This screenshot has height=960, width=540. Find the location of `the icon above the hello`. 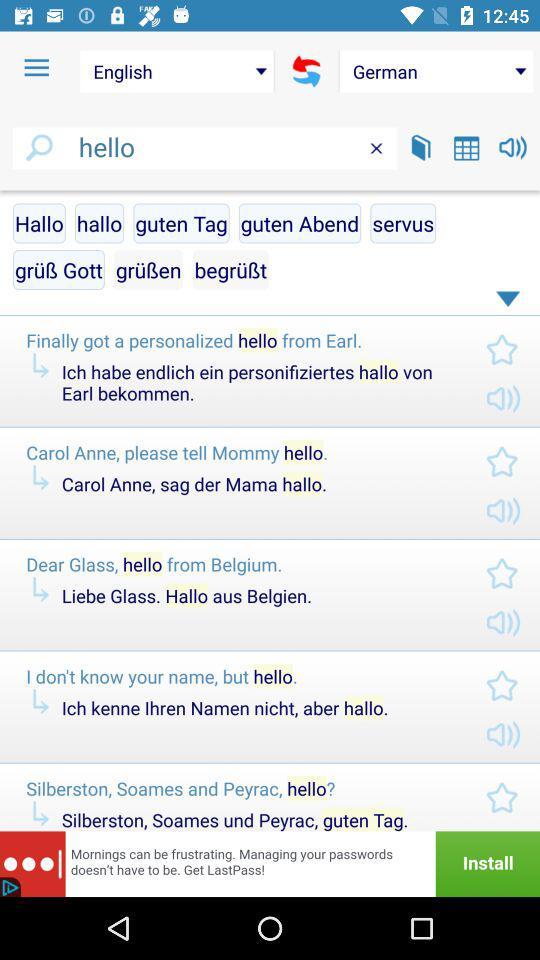

the icon above the hello is located at coordinates (306, 71).